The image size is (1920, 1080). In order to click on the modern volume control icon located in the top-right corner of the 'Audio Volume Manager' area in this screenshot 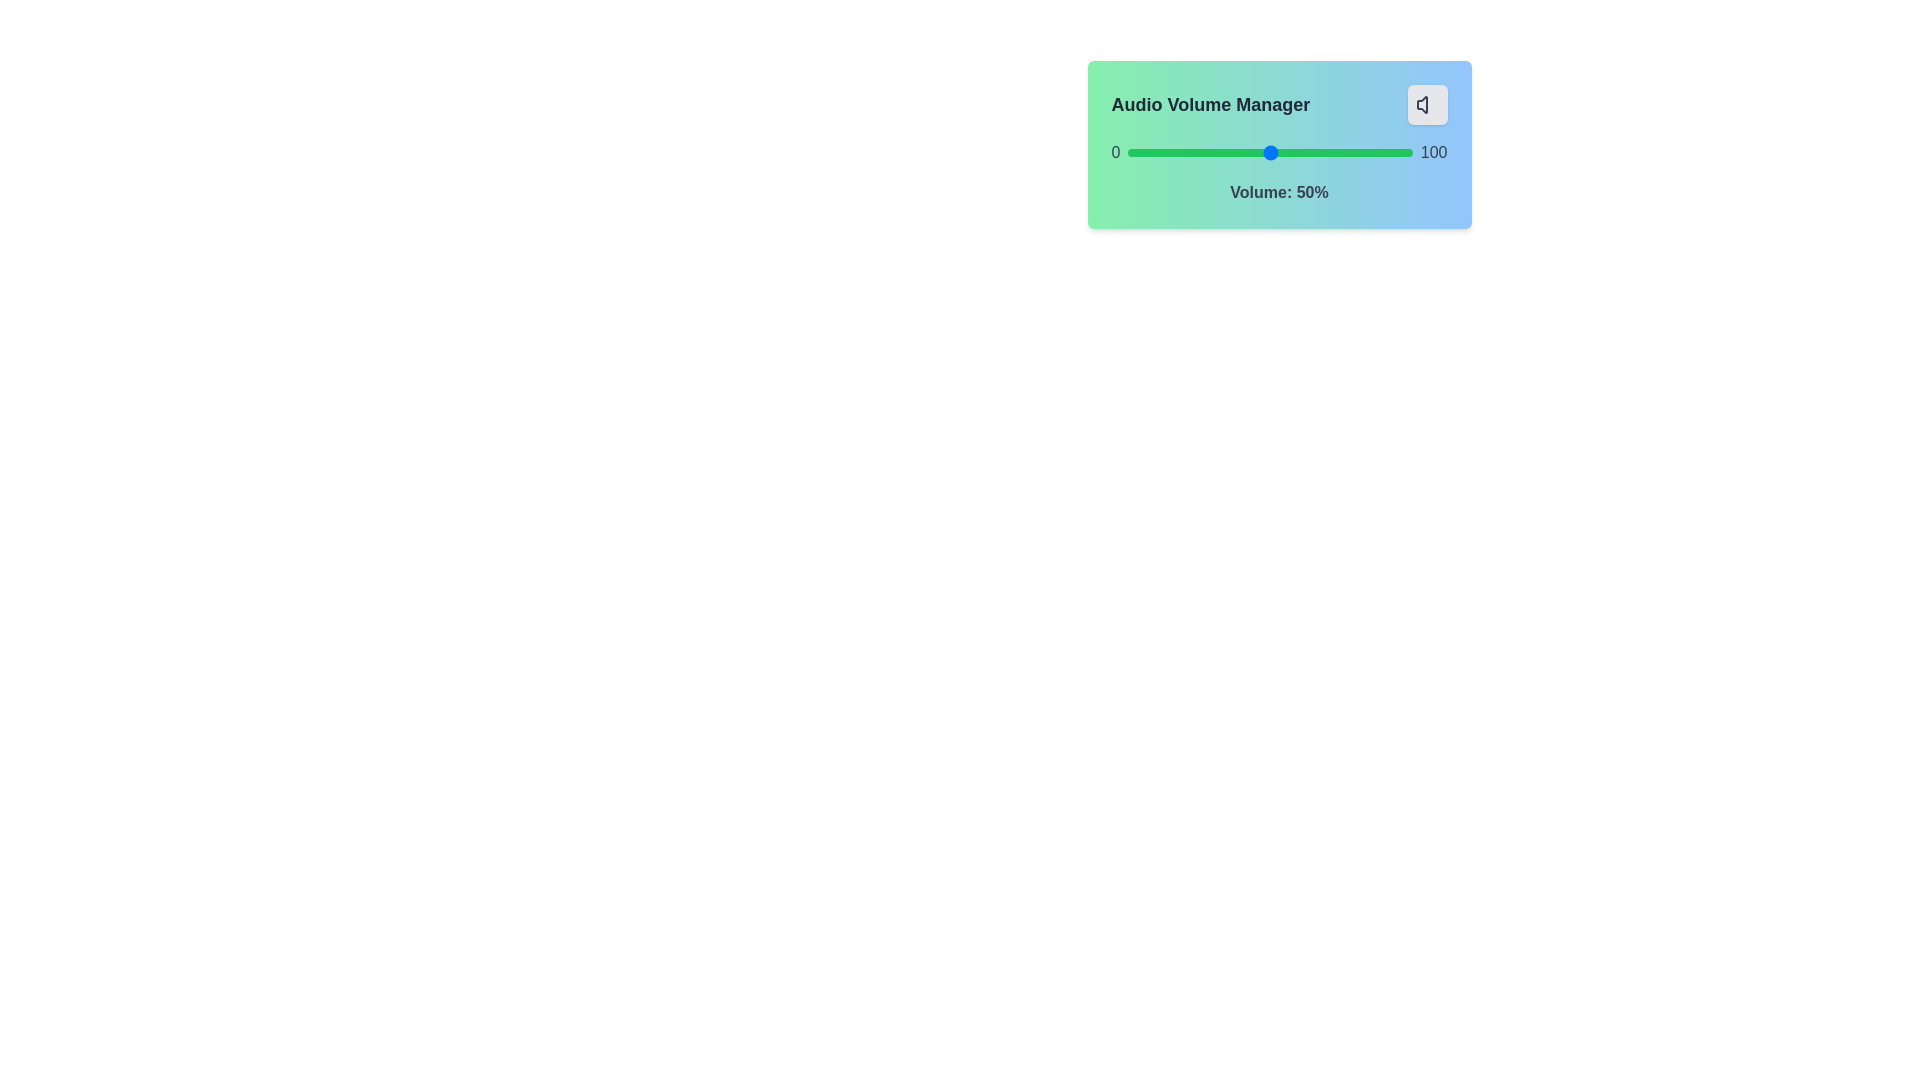, I will do `click(1420, 104)`.